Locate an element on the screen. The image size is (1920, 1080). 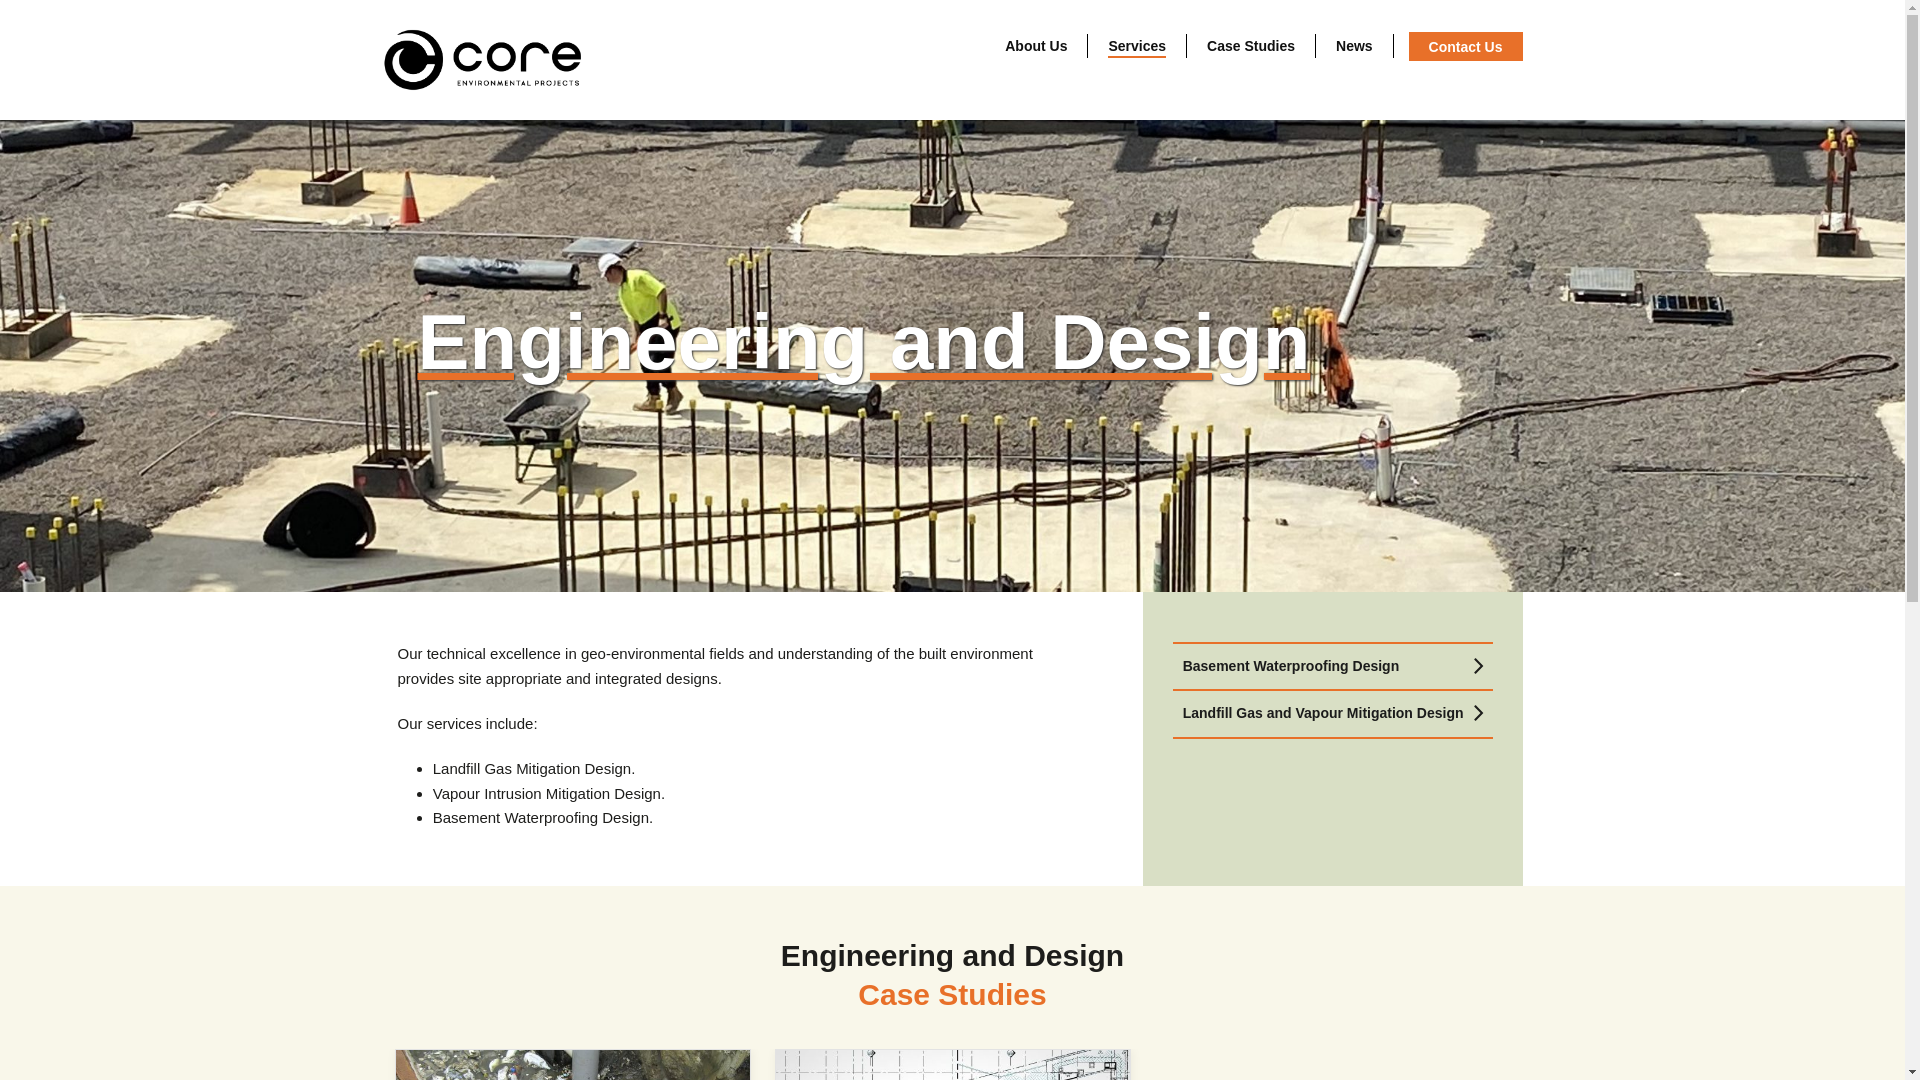
'Basement Waterproofing Design' is located at coordinates (1332, 666).